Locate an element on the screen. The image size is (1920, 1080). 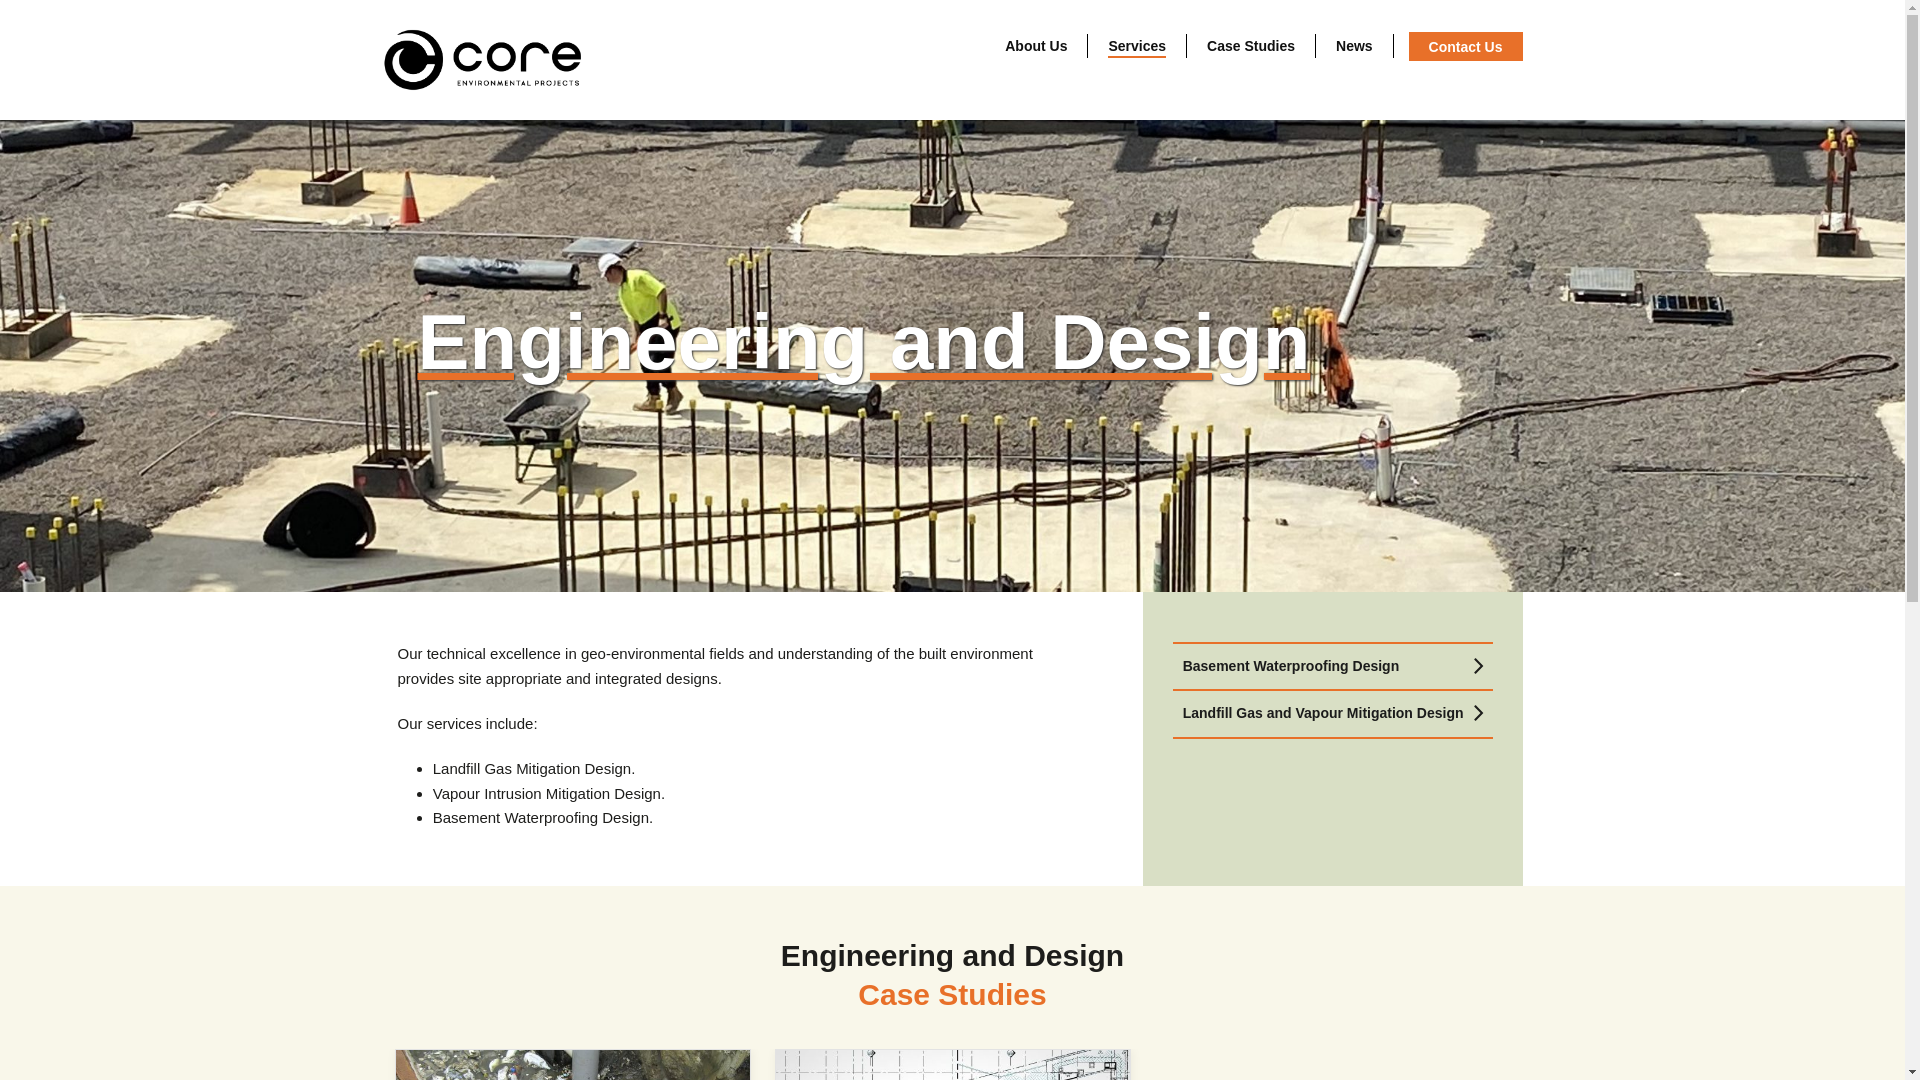
'Basement Waterproofing Design' is located at coordinates (1332, 666).